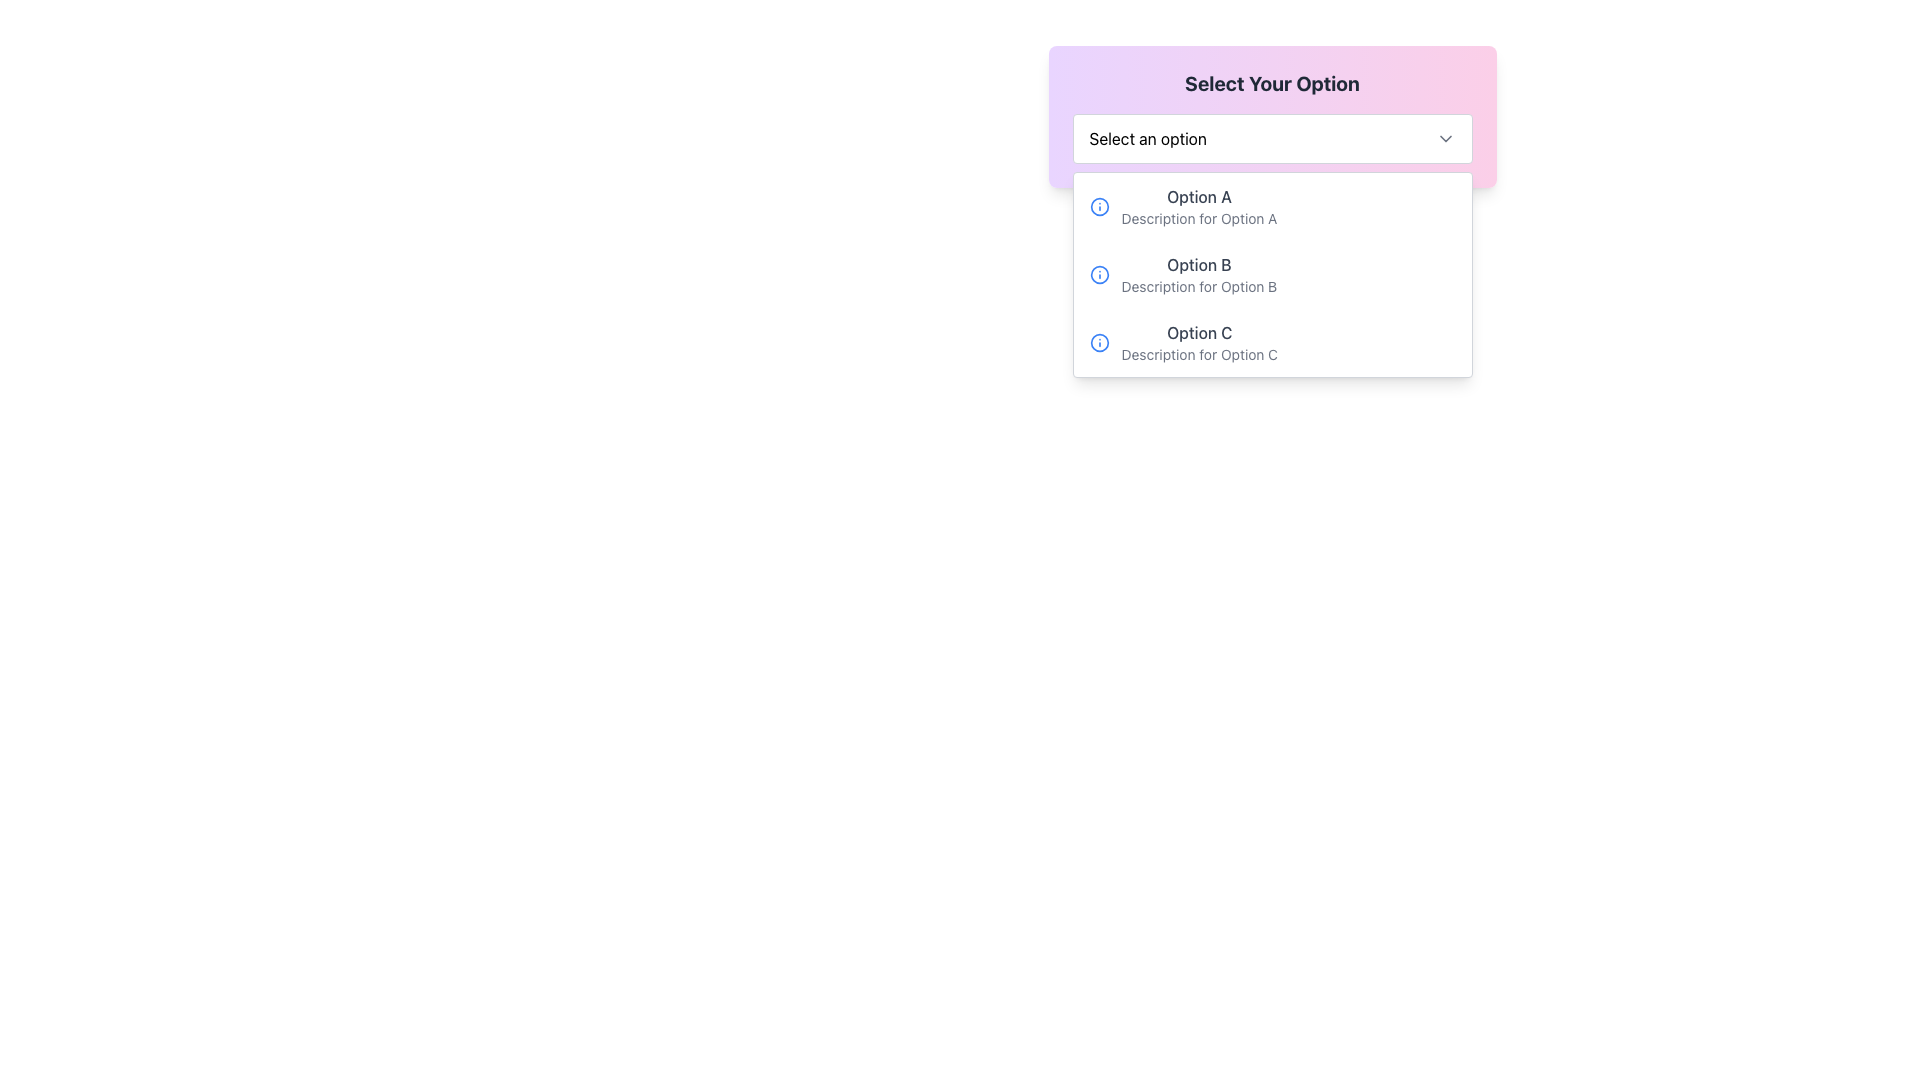 The width and height of the screenshot is (1920, 1080). What do you see at coordinates (1199, 353) in the screenshot?
I see `the text label providing additional information about 'Option C' in the dropdown menu, positioned directly below the label 'Option C'` at bounding box center [1199, 353].